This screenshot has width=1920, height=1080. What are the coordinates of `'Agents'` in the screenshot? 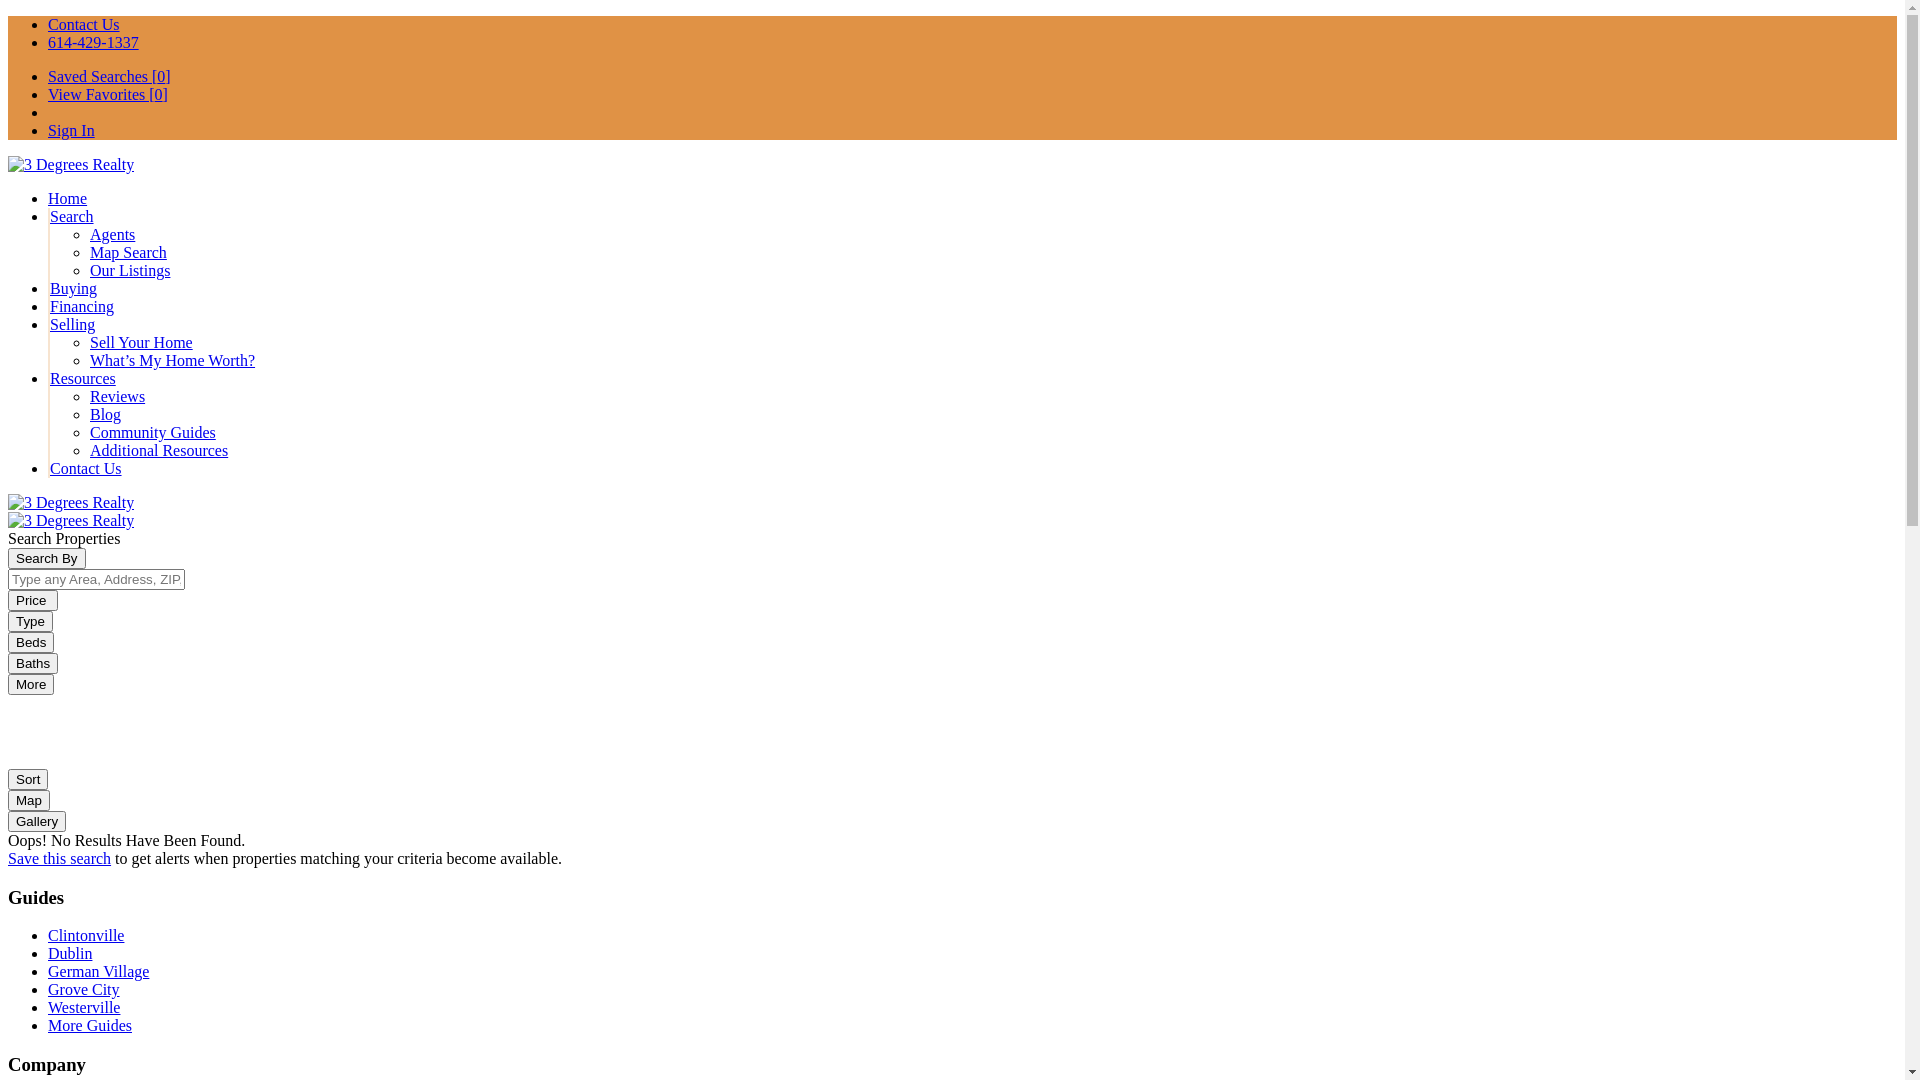 It's located at (111, 233).